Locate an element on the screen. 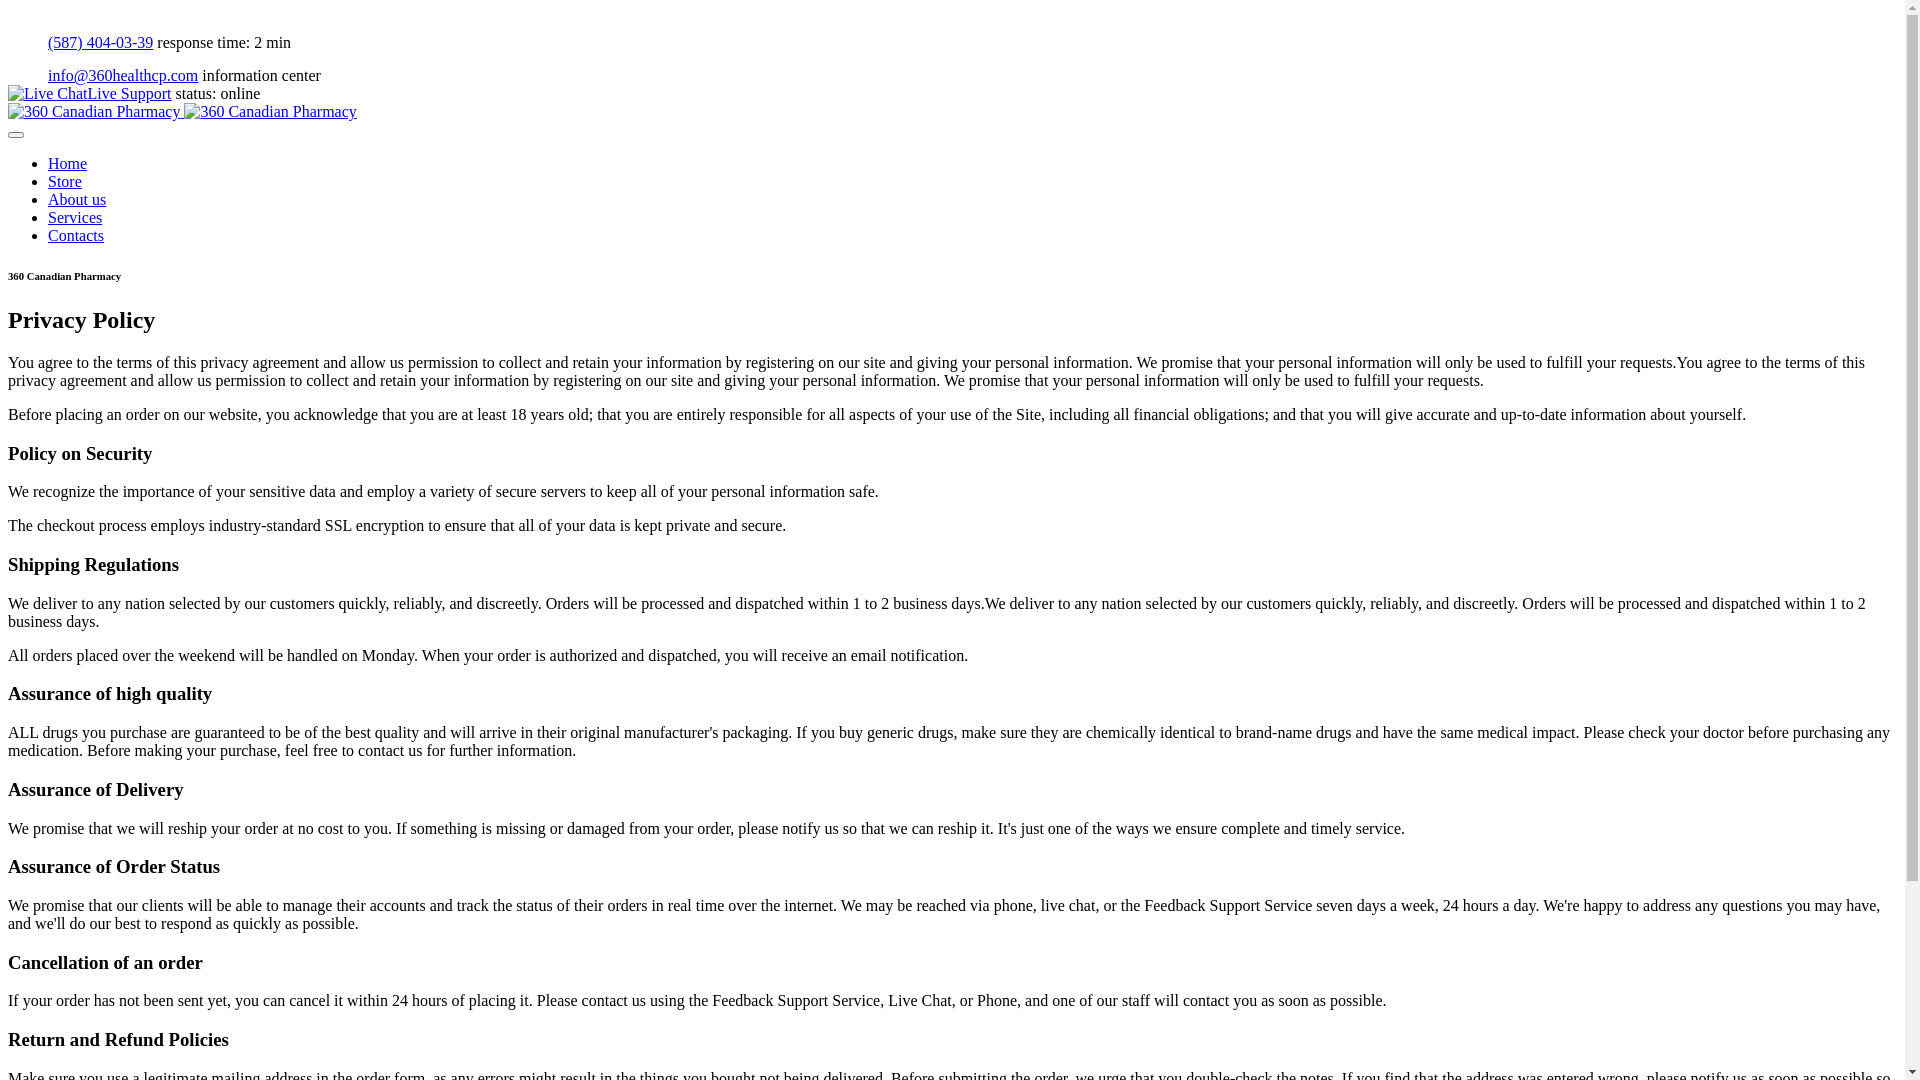 The height and width of the screenshot is (1080, 1920). 'Services' is located at coordinates (75, 217).